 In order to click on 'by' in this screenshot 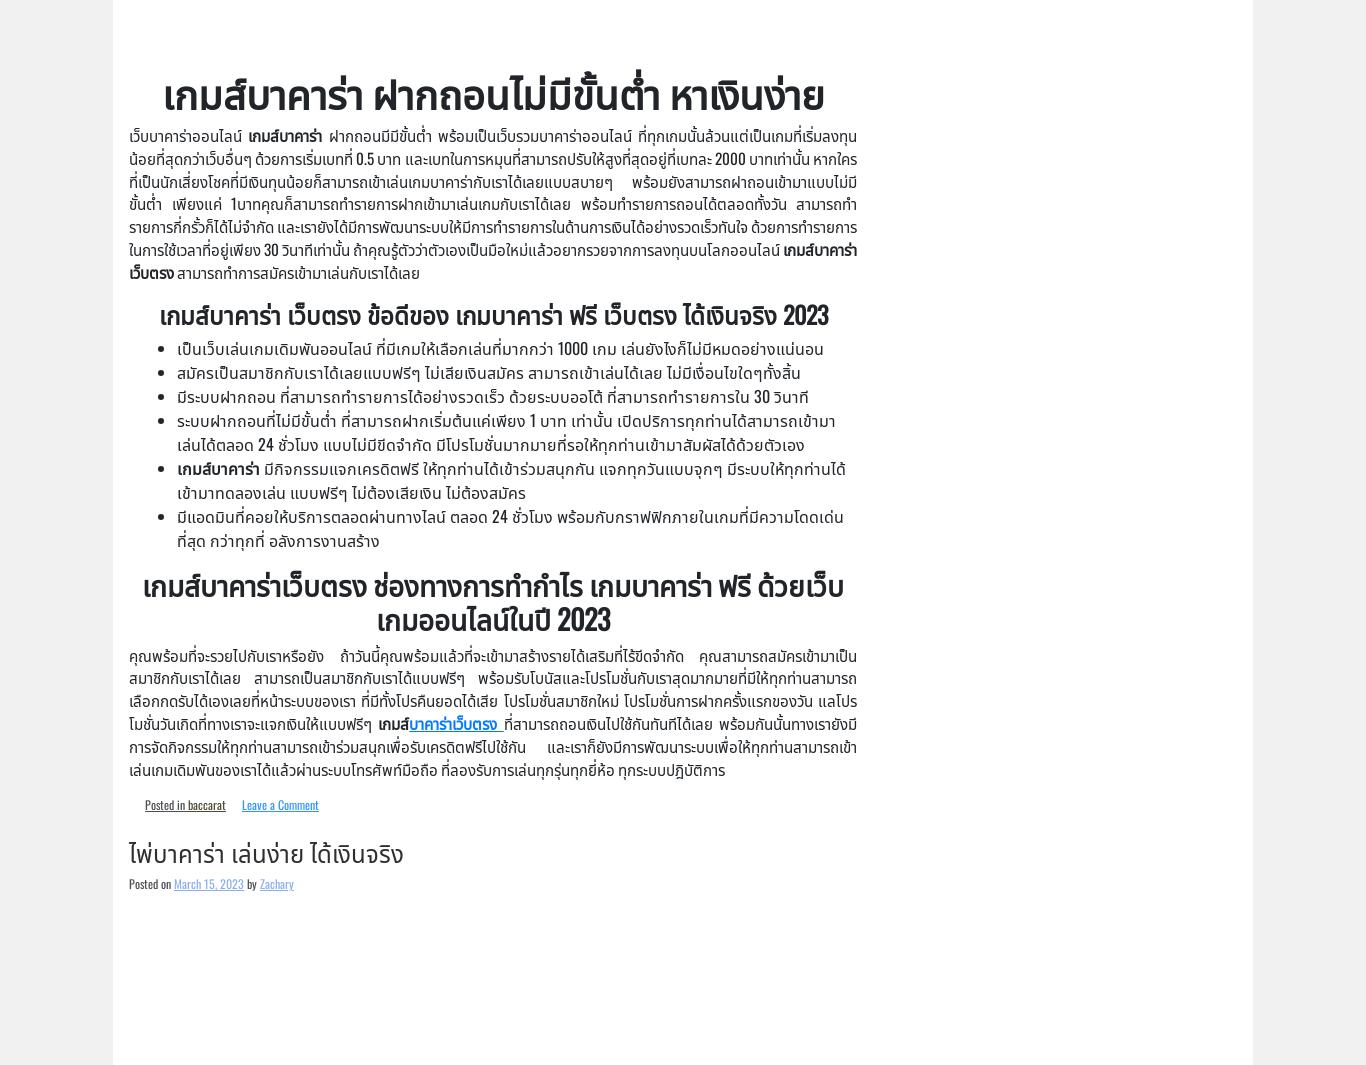, I will do `click(243, 883)`.